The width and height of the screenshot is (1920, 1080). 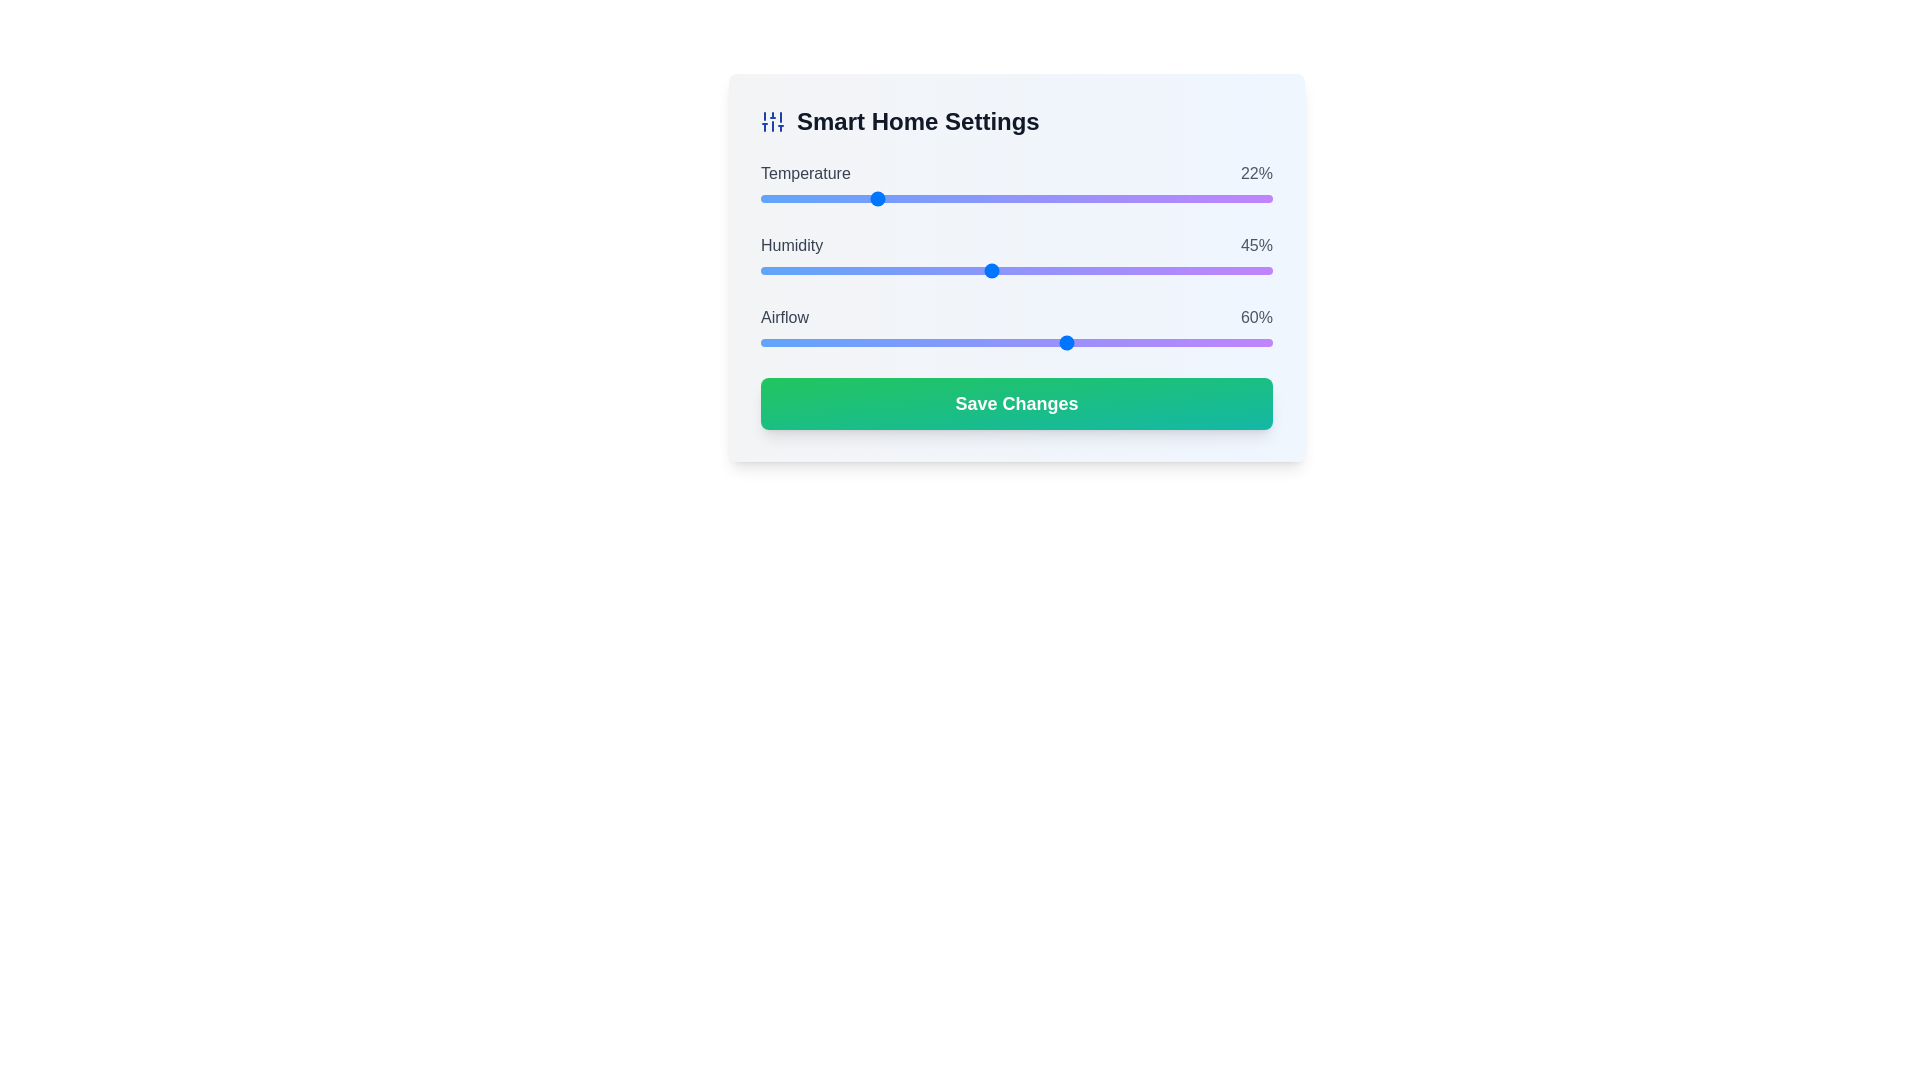 I want to click on the slider, so click(x=827, y=199).